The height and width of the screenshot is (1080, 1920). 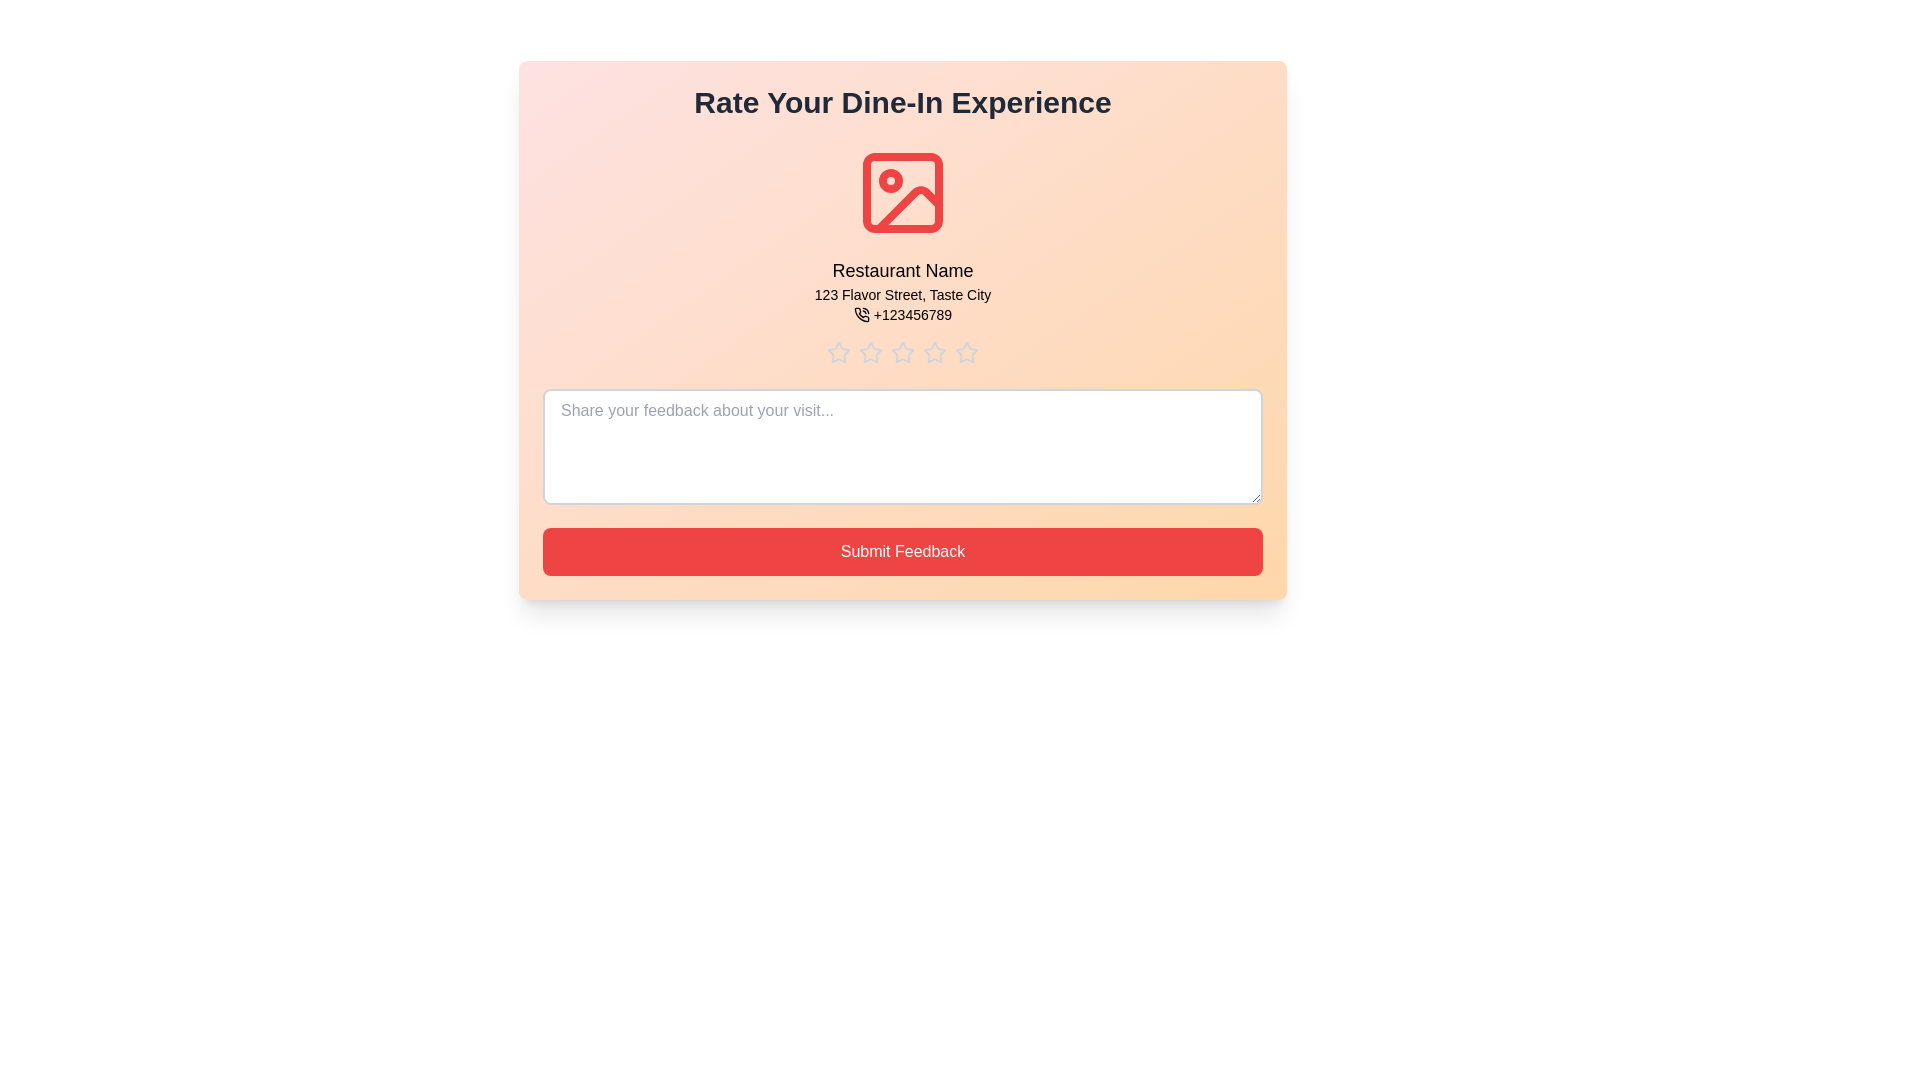 What do you see at coordinates (901, 551) in the screenshot?
I see `the submit button to submit the feedback` at bounding box center [901, 551].